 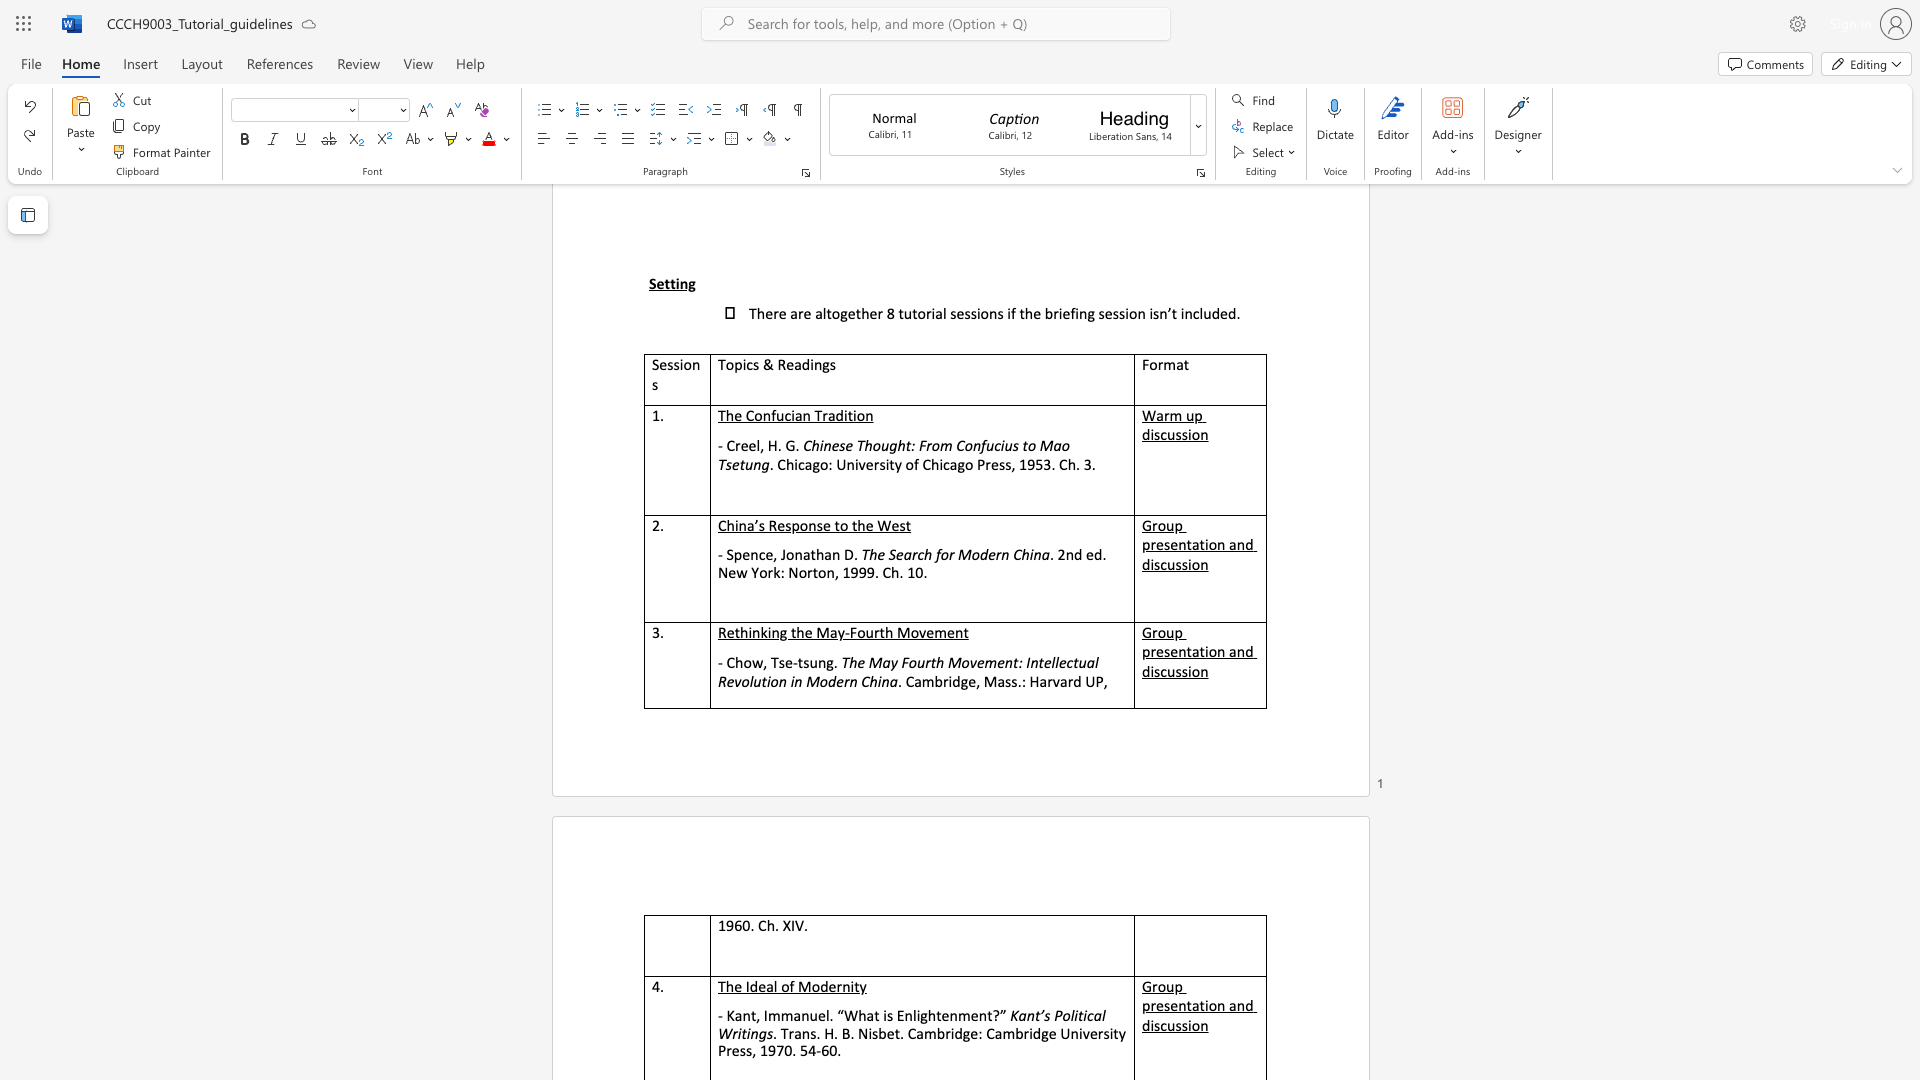 What do you see at coordinates (820, 985) in the screenshot?
I see `the subset text "dernit" within the text "The Ideal of Modernity"` at bounding box center [820, 985].